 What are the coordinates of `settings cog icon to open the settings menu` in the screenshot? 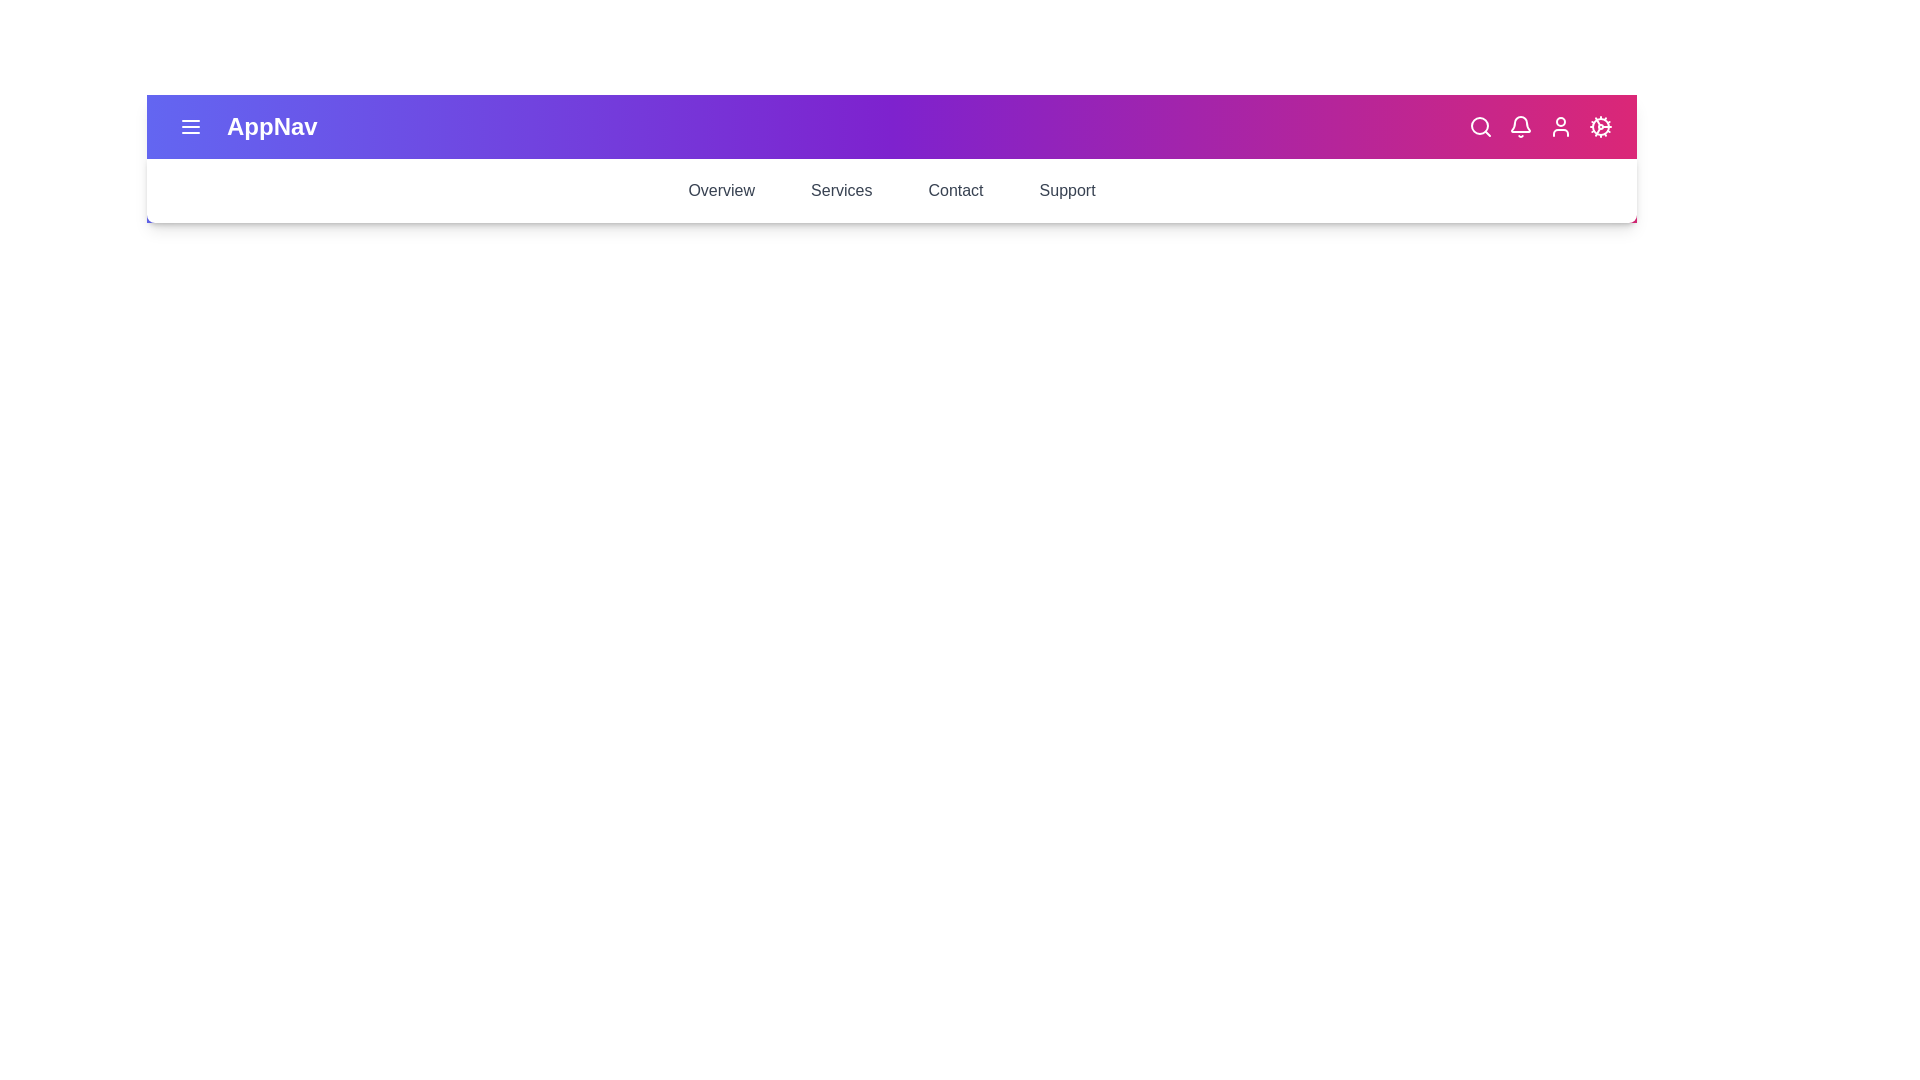 It's located at (1601, 127).